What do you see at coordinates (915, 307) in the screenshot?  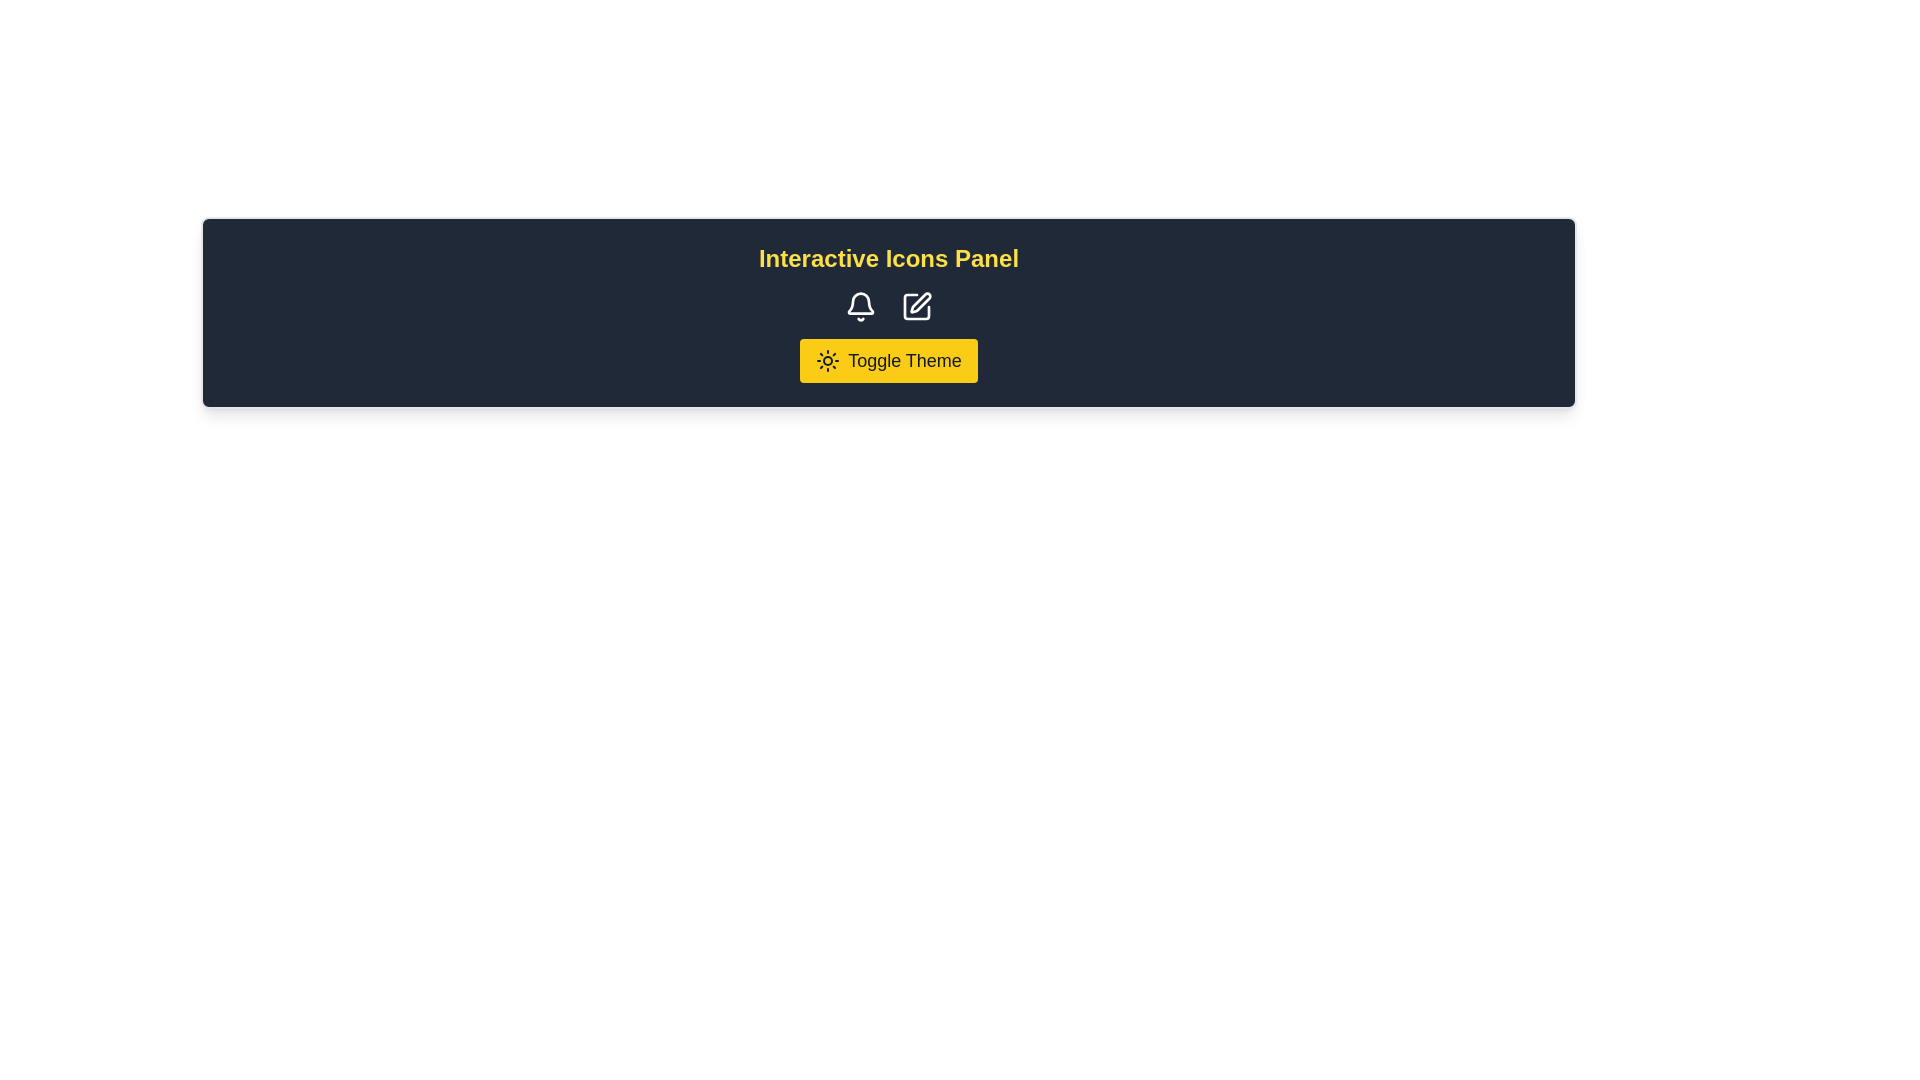 I see `the rectangular icon with a pen or square design located to the right of the bell icon in the header section of the application` at bounding box center [915, 307].